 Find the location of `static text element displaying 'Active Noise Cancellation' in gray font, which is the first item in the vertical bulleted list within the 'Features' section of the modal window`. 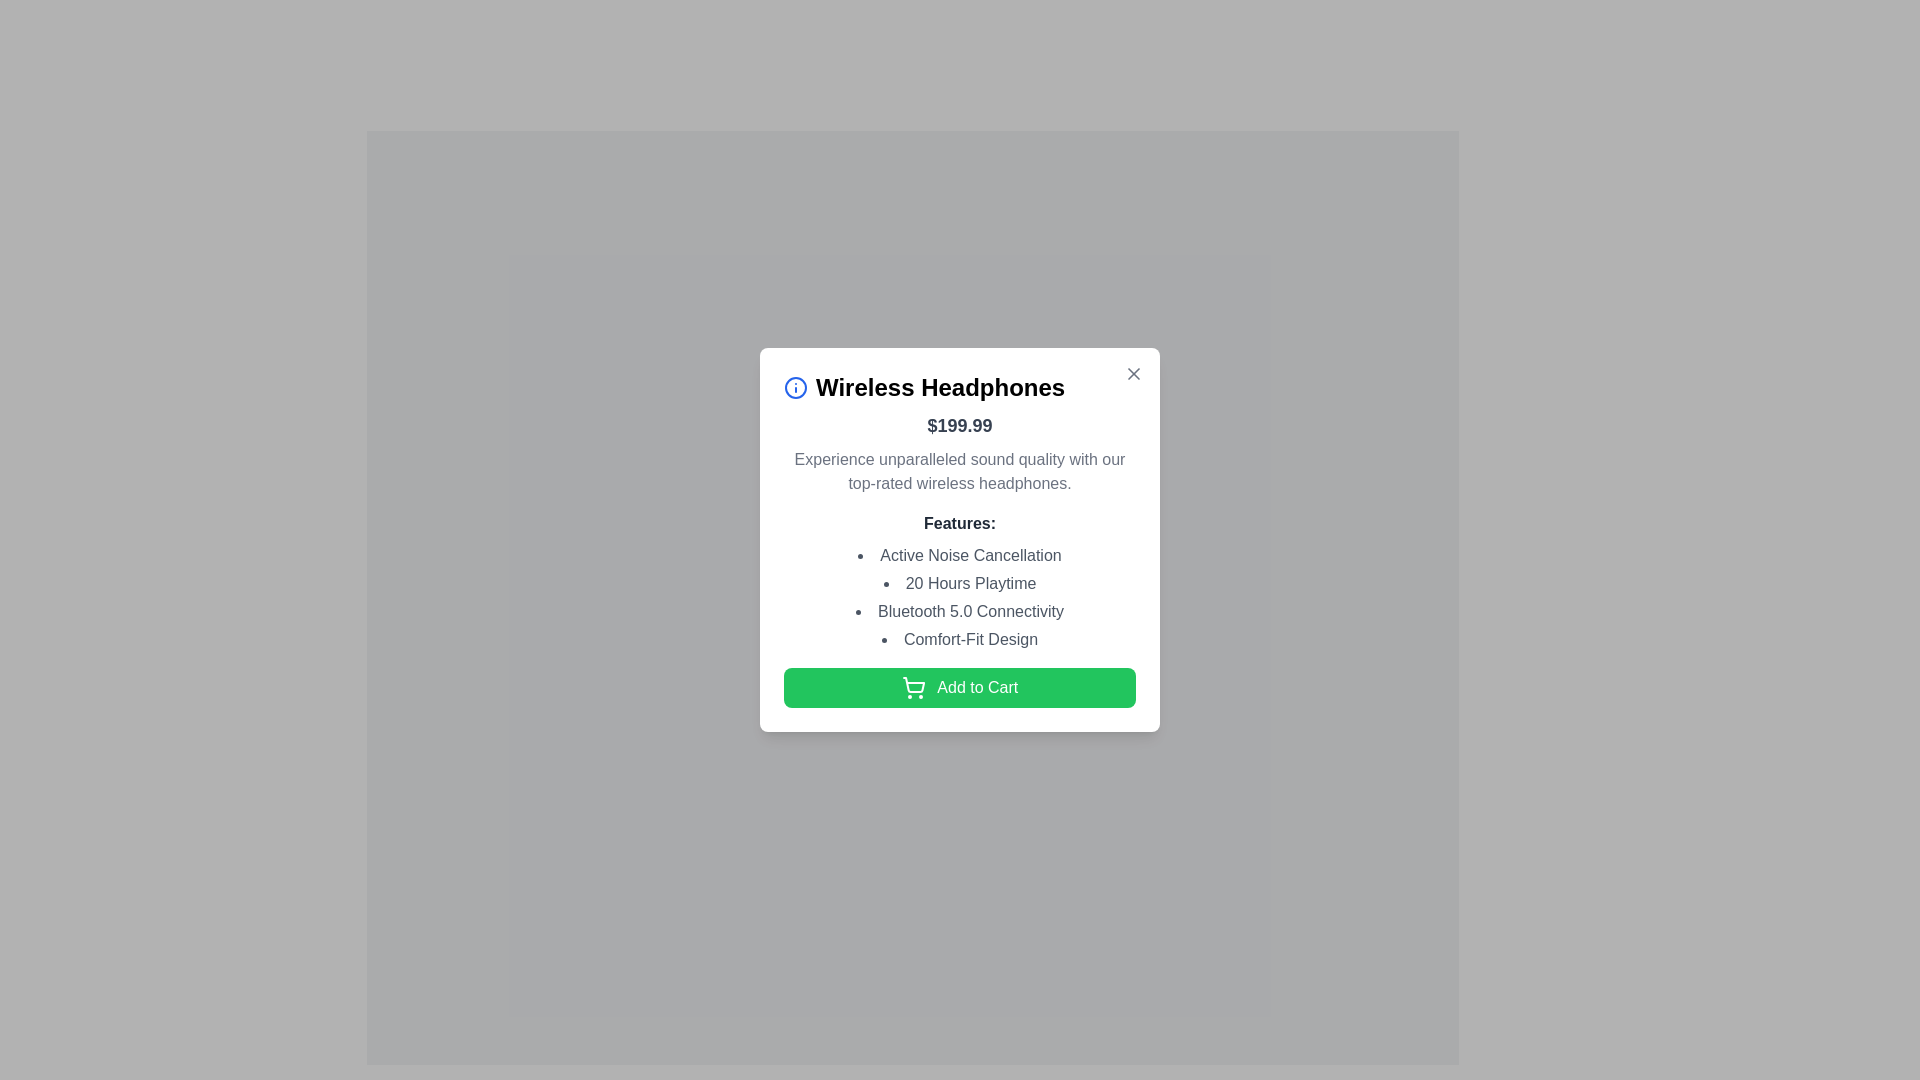

static text element displaying 'Active Noise Cancellation' in gray font, which is the first item in the vertical bulleted list within the 'Features' section of the modal window is located at coordinates (960, 555).